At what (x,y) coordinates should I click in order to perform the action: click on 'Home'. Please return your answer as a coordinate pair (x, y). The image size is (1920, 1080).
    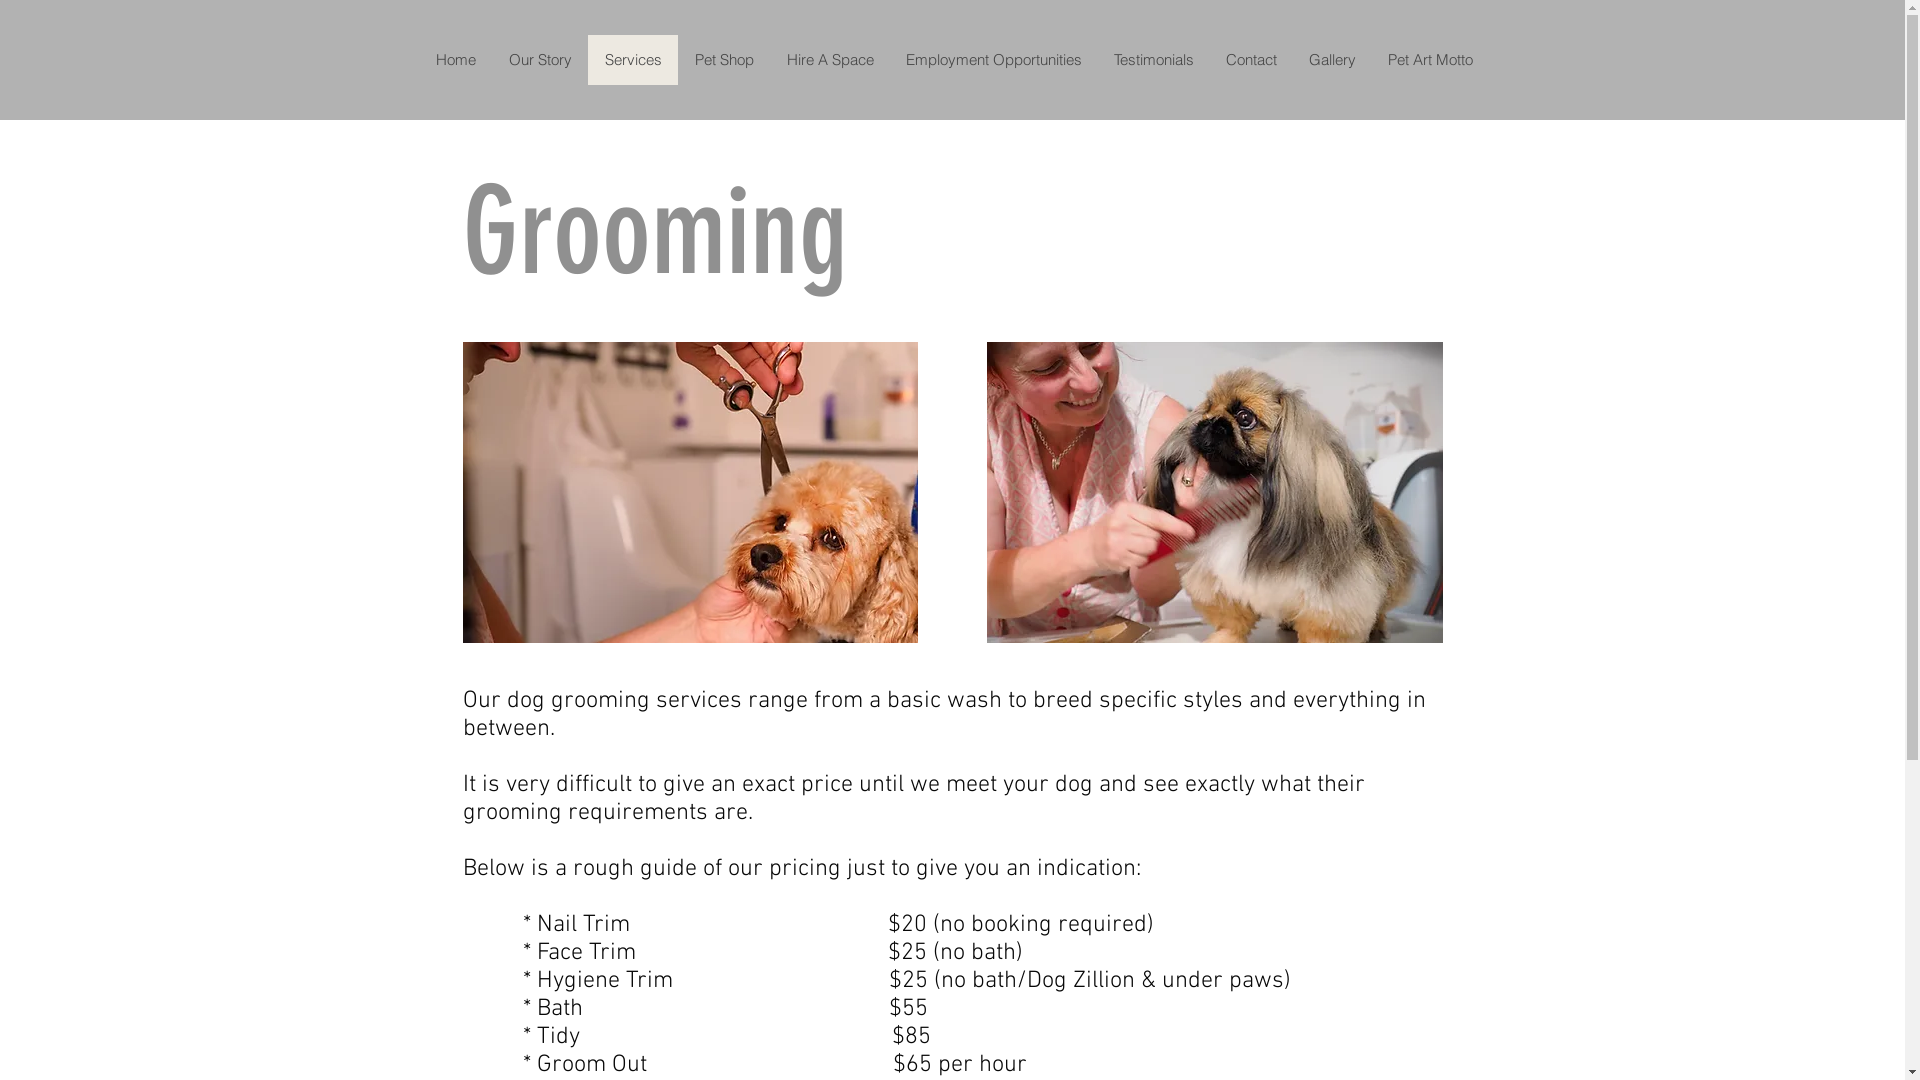
    Looking at the image, I should click on (455, 59).